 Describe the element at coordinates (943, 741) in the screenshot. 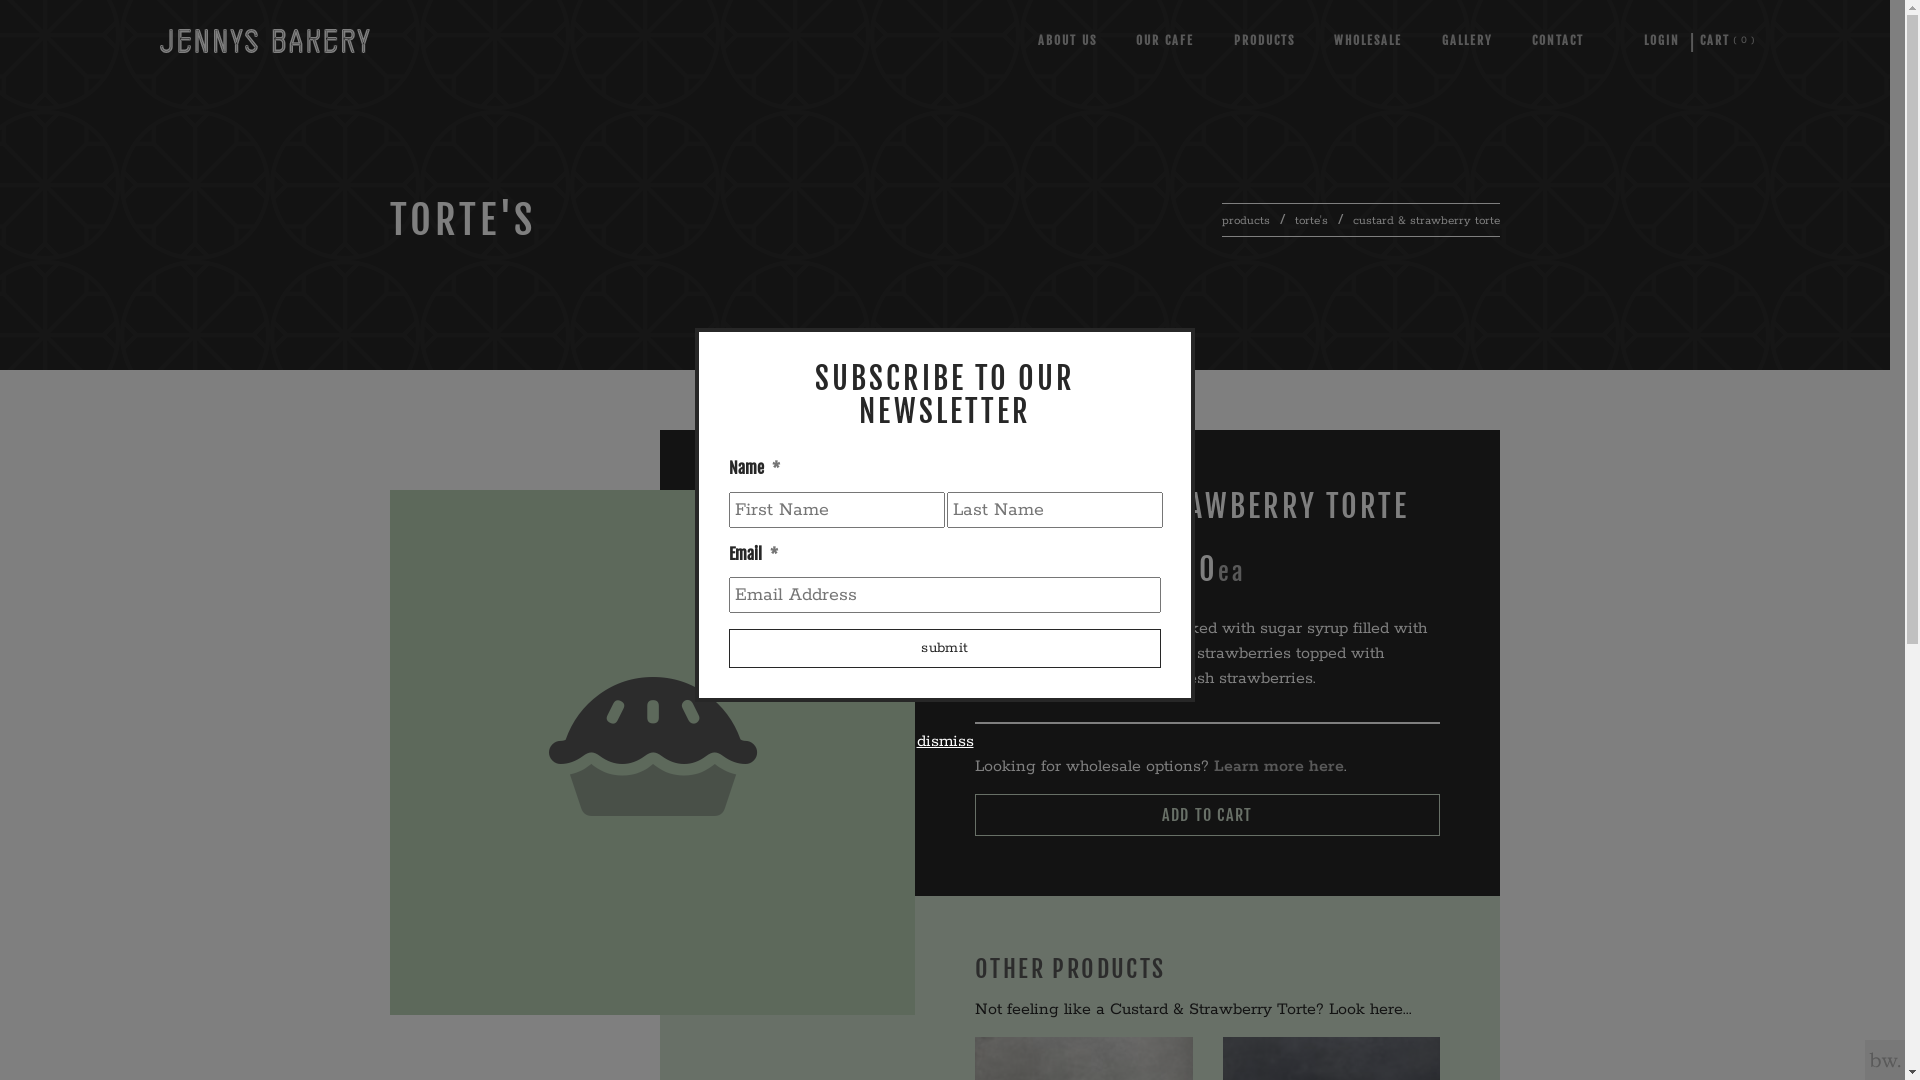

I see `'dismiss'` at that location.